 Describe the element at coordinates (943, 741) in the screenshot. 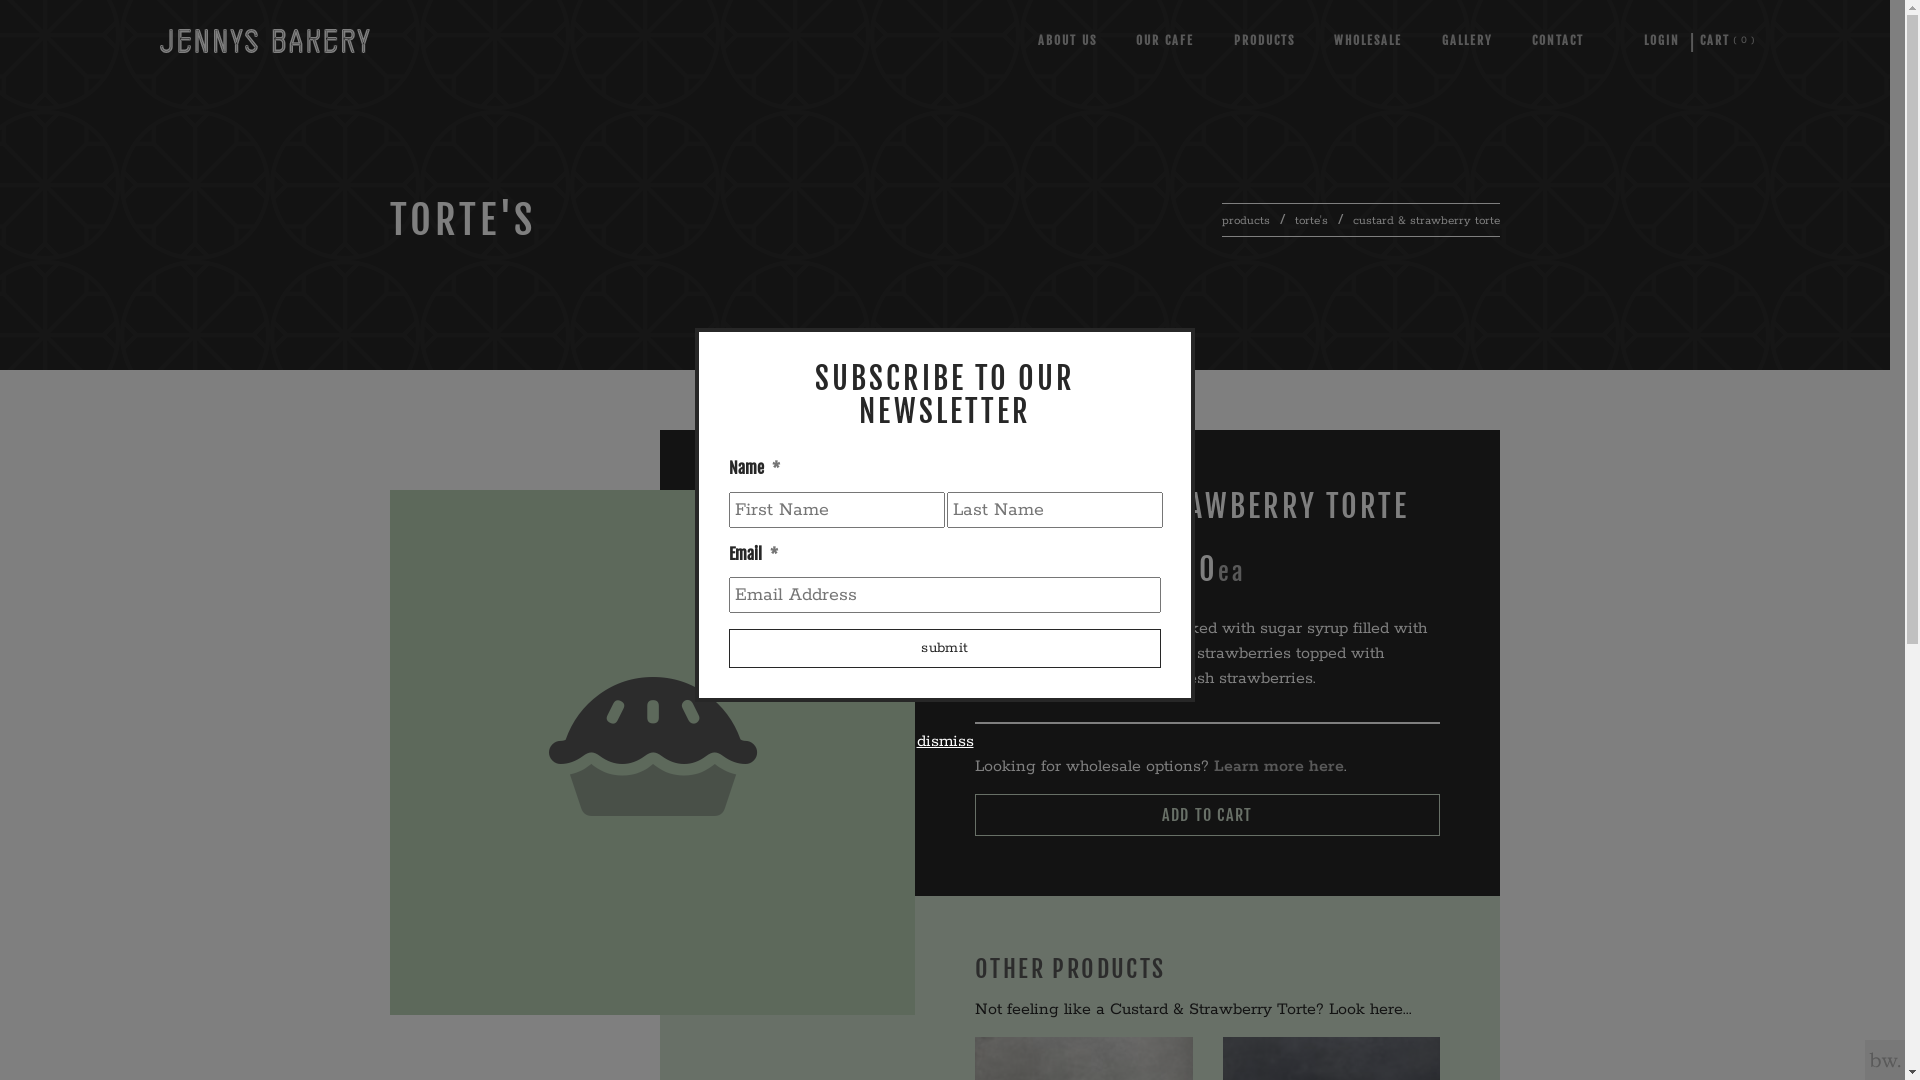

I see `'dismiss'` at that location.